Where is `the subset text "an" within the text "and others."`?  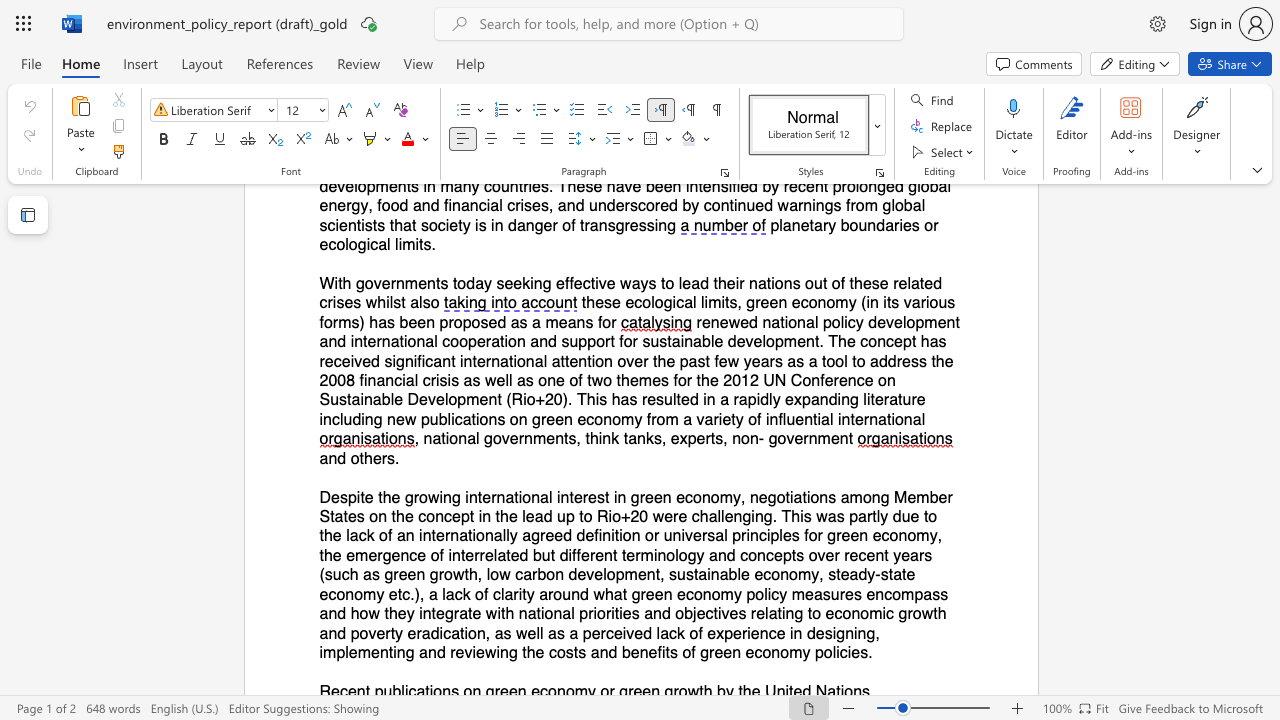
the subset text "an" within the text "and others." is located at coordinates (318, 458).